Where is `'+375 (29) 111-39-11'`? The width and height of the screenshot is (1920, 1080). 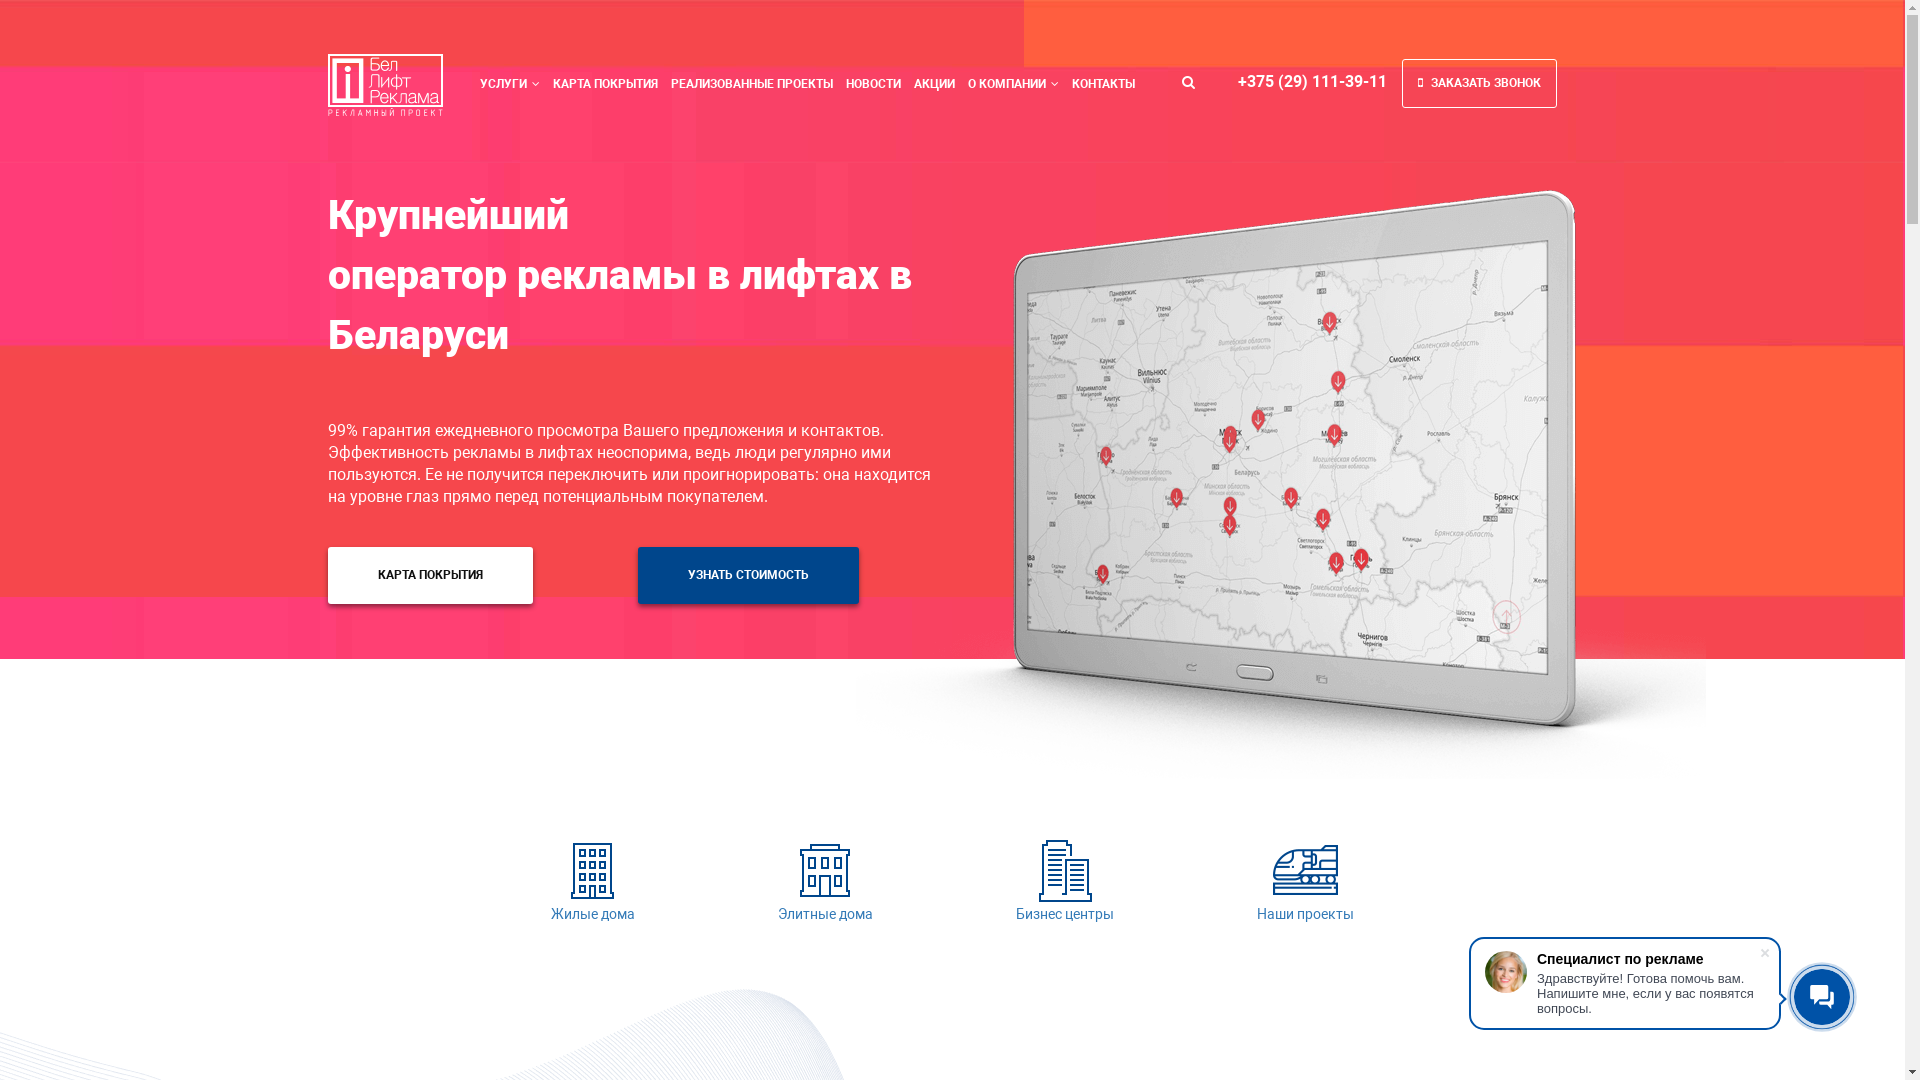 '+375 (29) 111-39-11' is located at coordinates (1312, 80).